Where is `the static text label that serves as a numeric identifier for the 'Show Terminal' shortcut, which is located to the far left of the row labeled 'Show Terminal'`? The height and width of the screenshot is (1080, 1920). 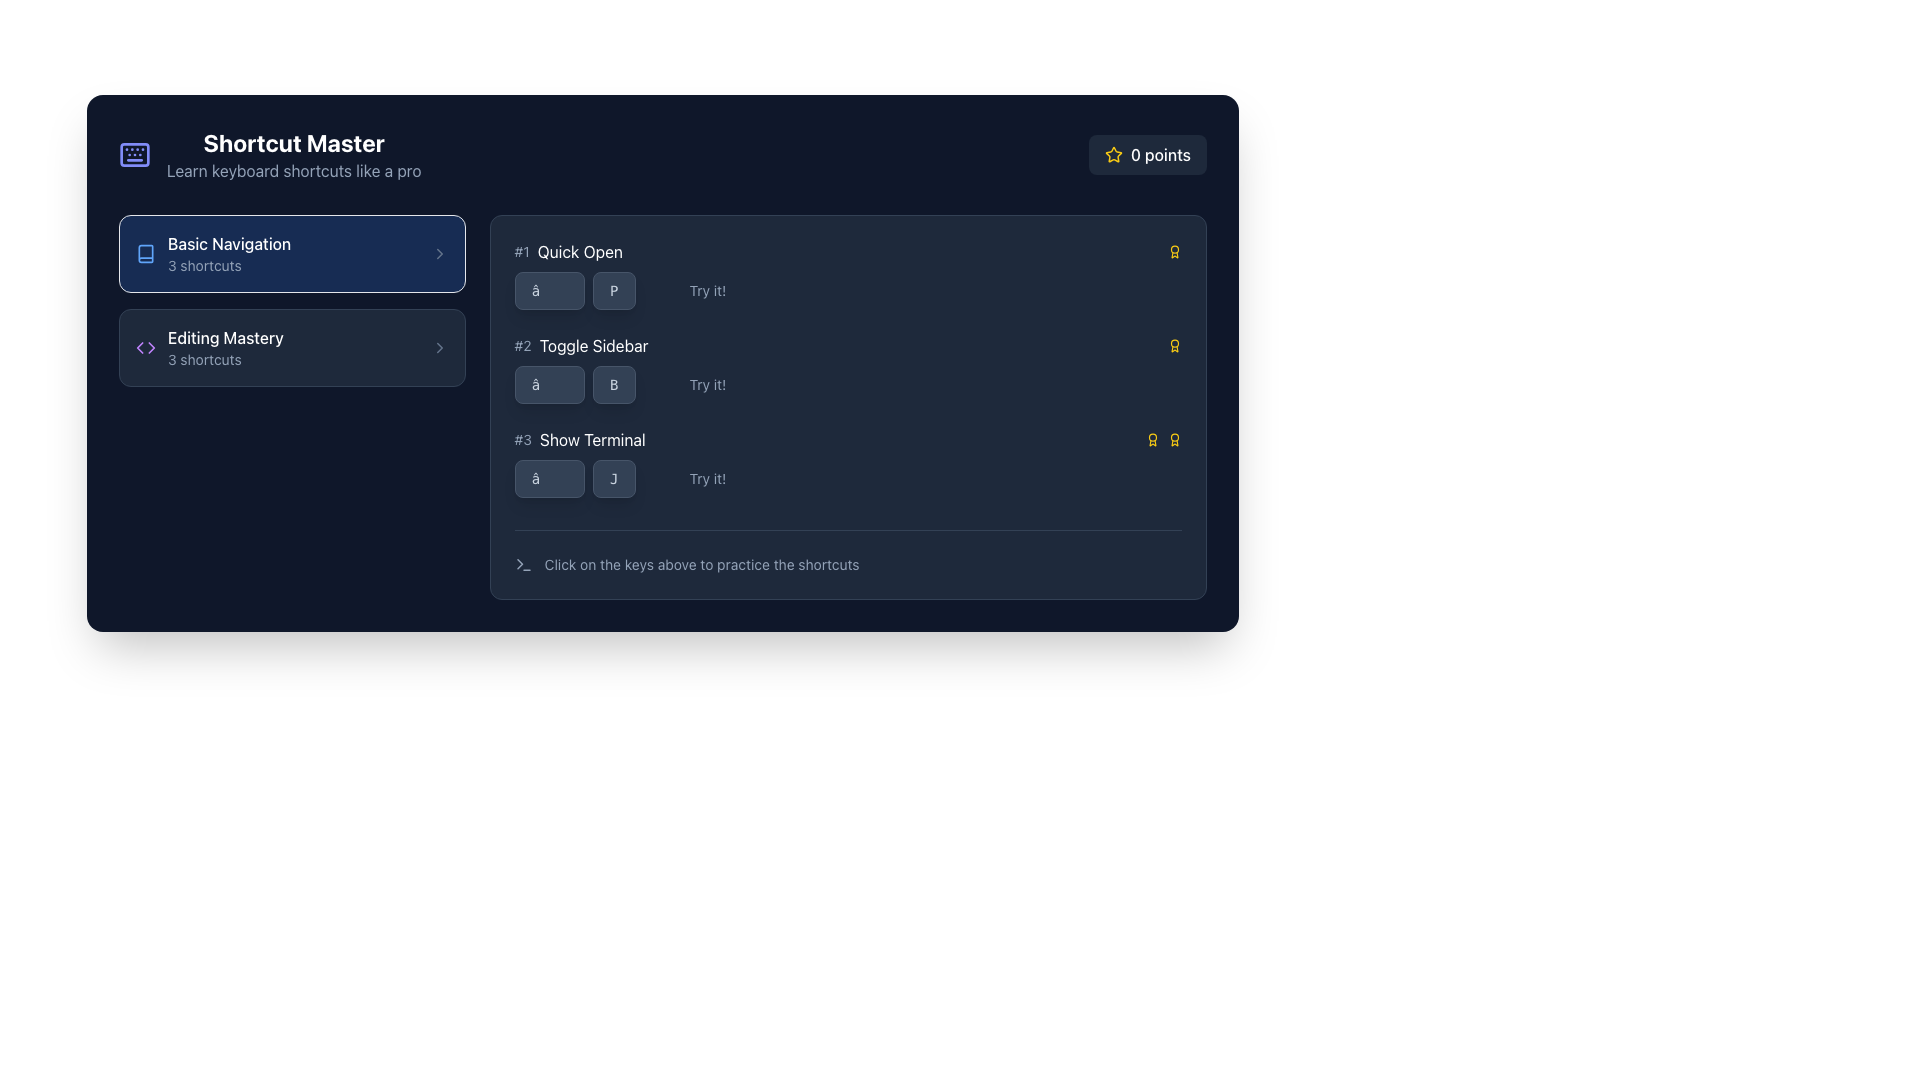 the static text label that serves as a numeric identifier for the 'Show Terminal' shortcut, which is located to the far left of the row labeled 'Show Terminal' is located at coordinates (523, 438).